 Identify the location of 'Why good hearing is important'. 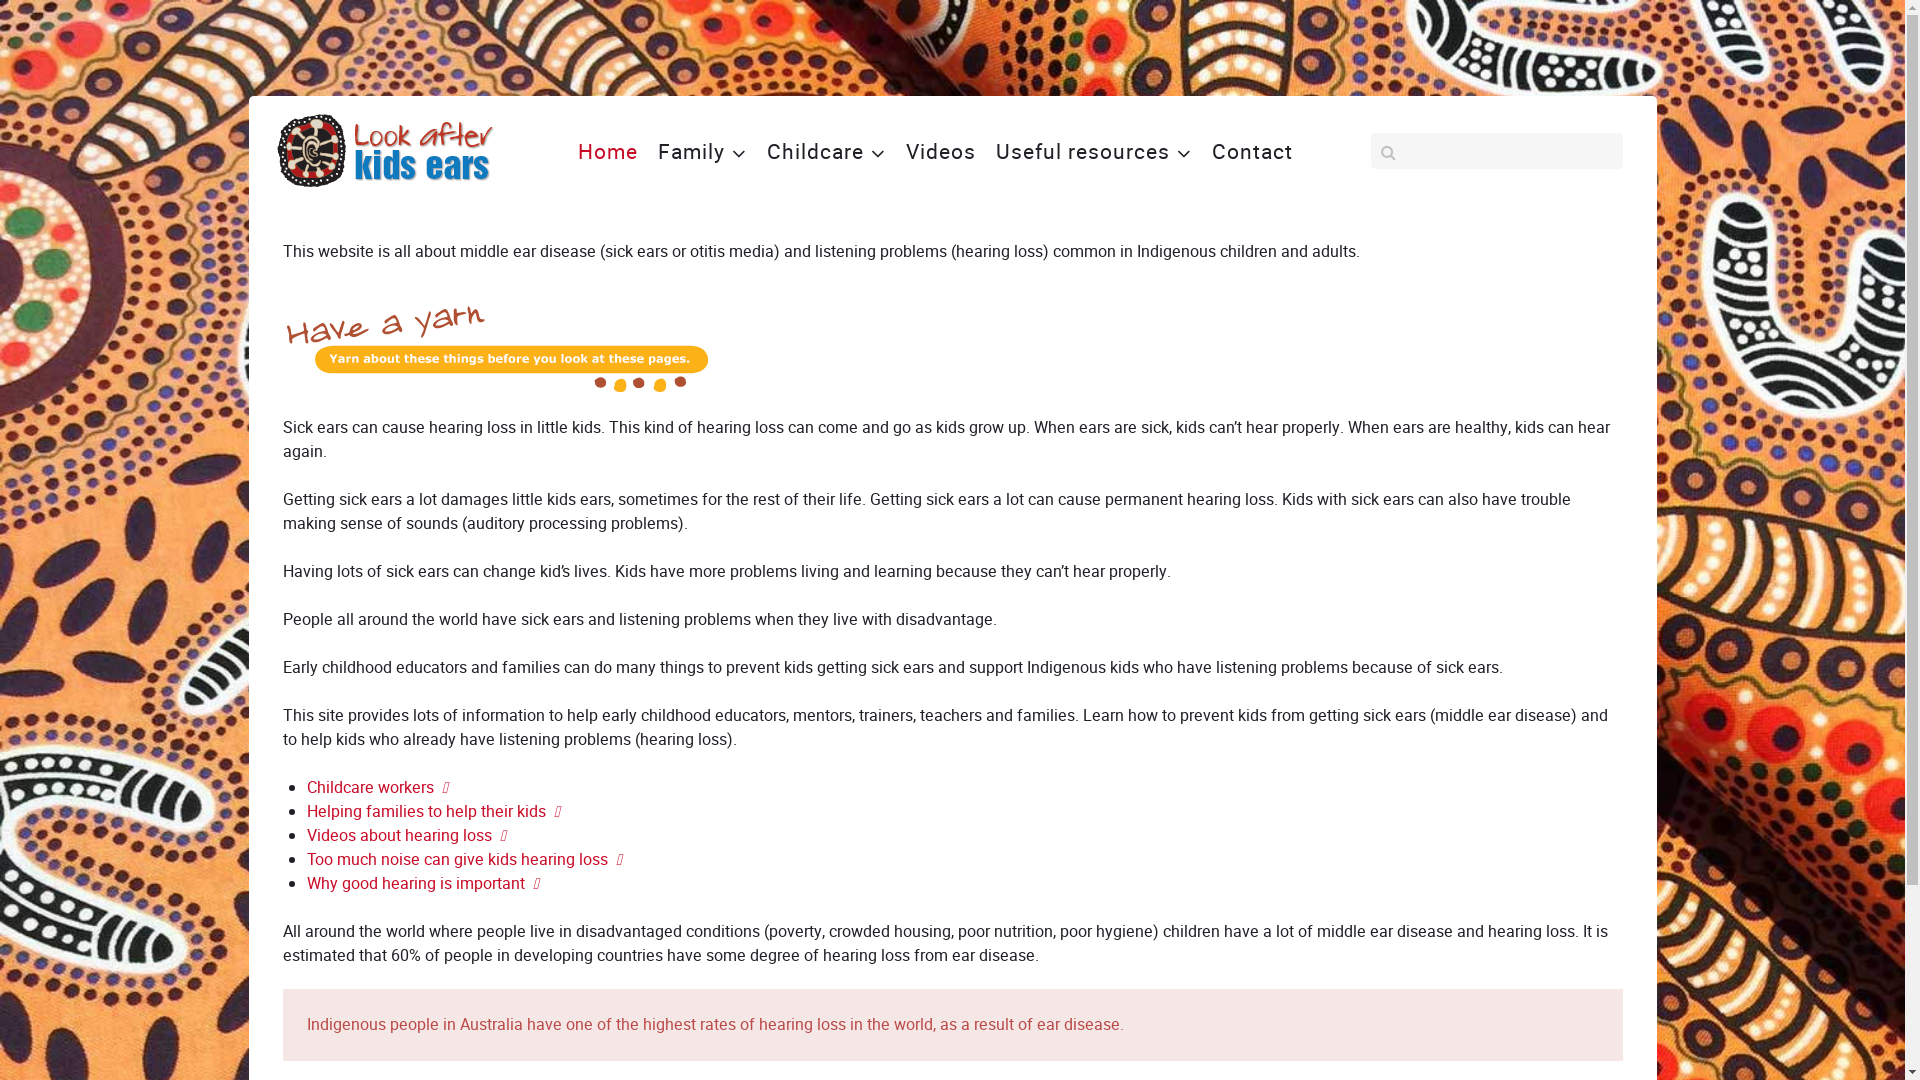
(421, 882).